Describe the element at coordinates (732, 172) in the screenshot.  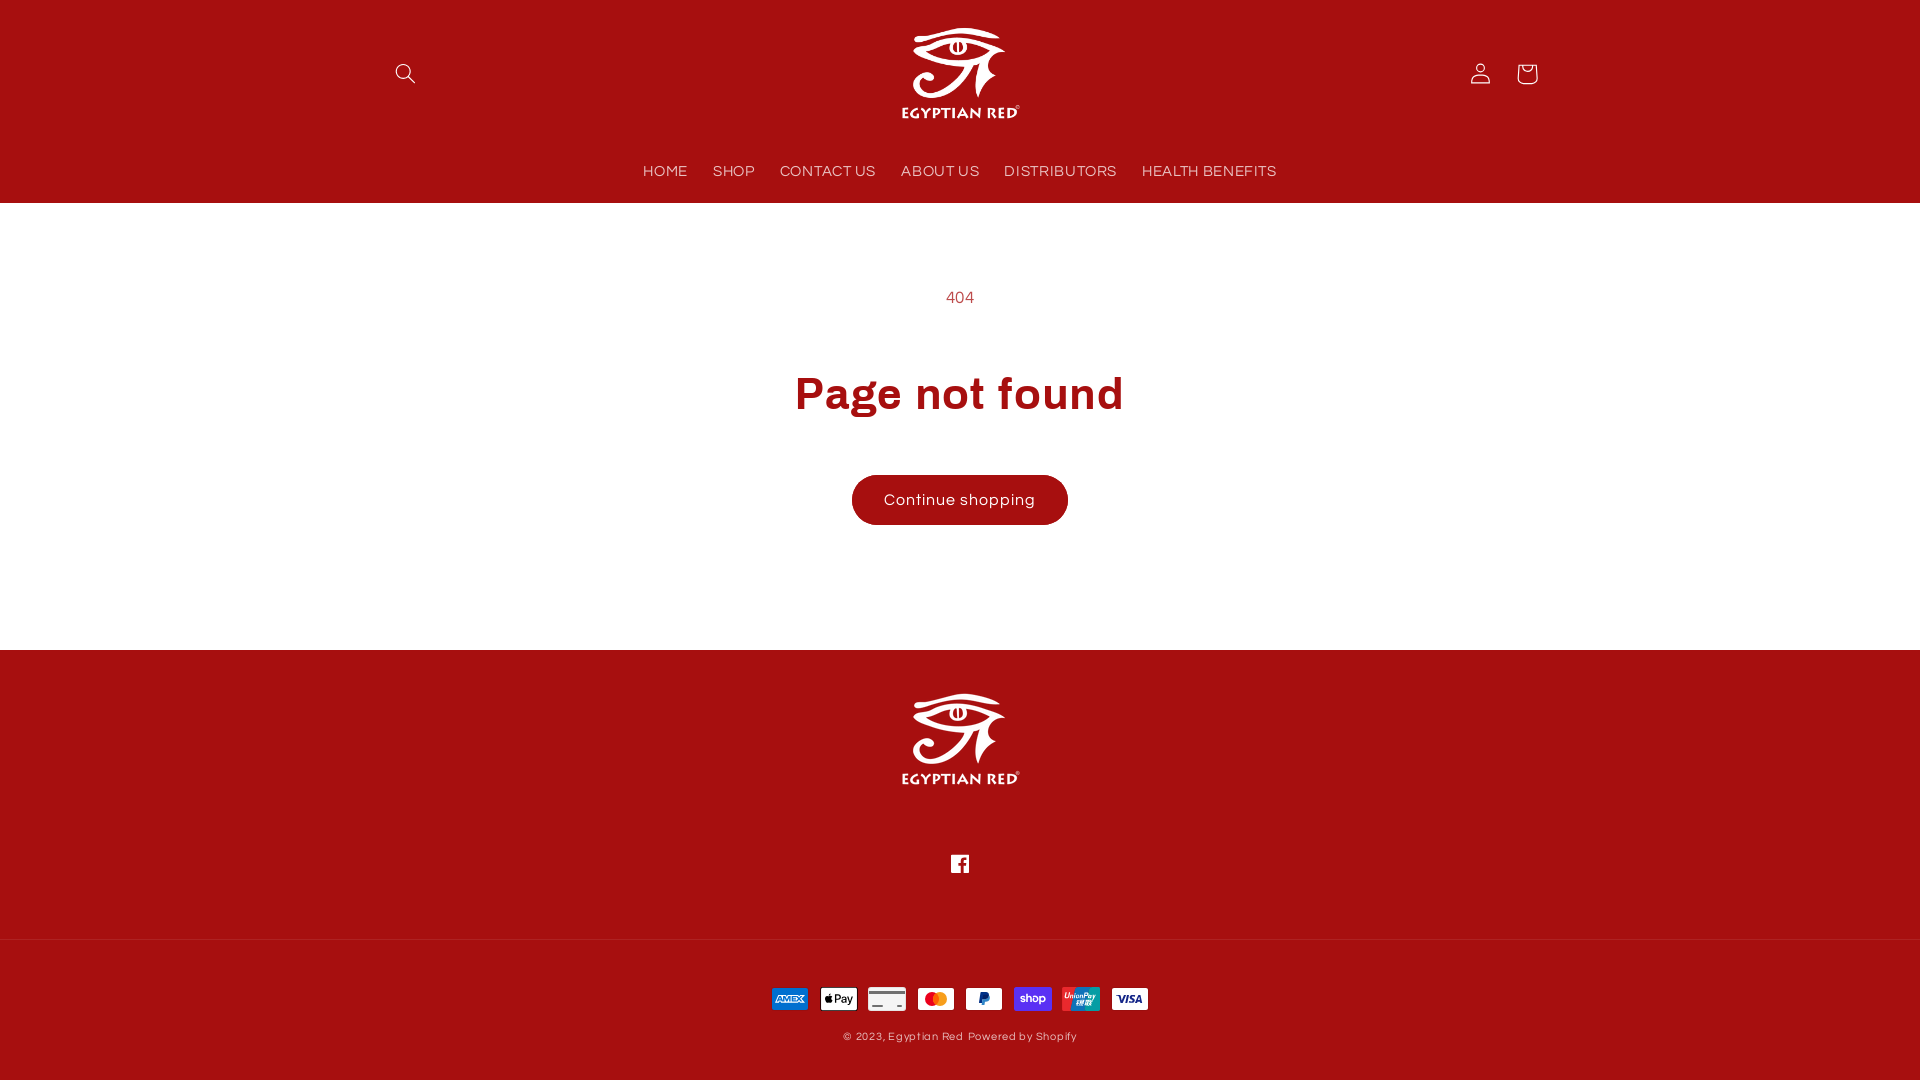
I see `'SHOP'` at that location.